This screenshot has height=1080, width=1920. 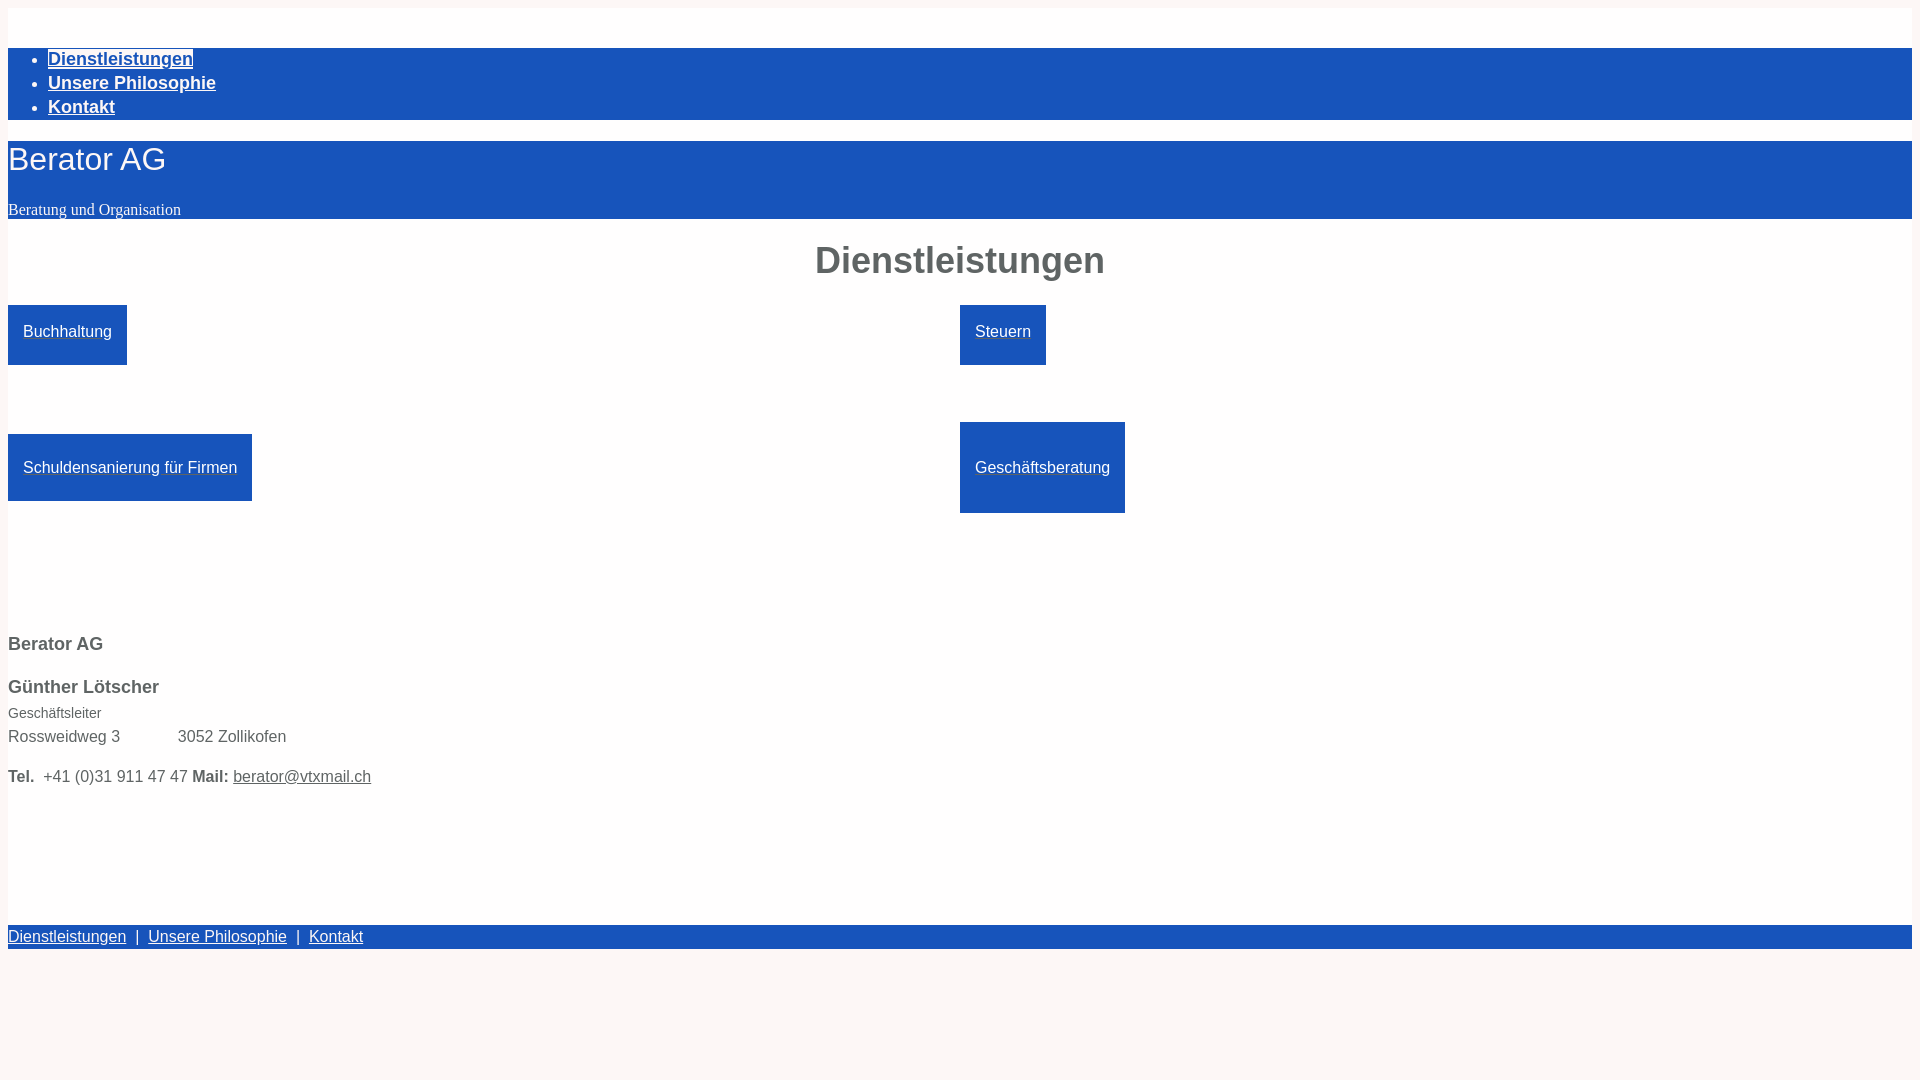 I want to click on 'Dienstleistungen', so click(x=8, y=936).